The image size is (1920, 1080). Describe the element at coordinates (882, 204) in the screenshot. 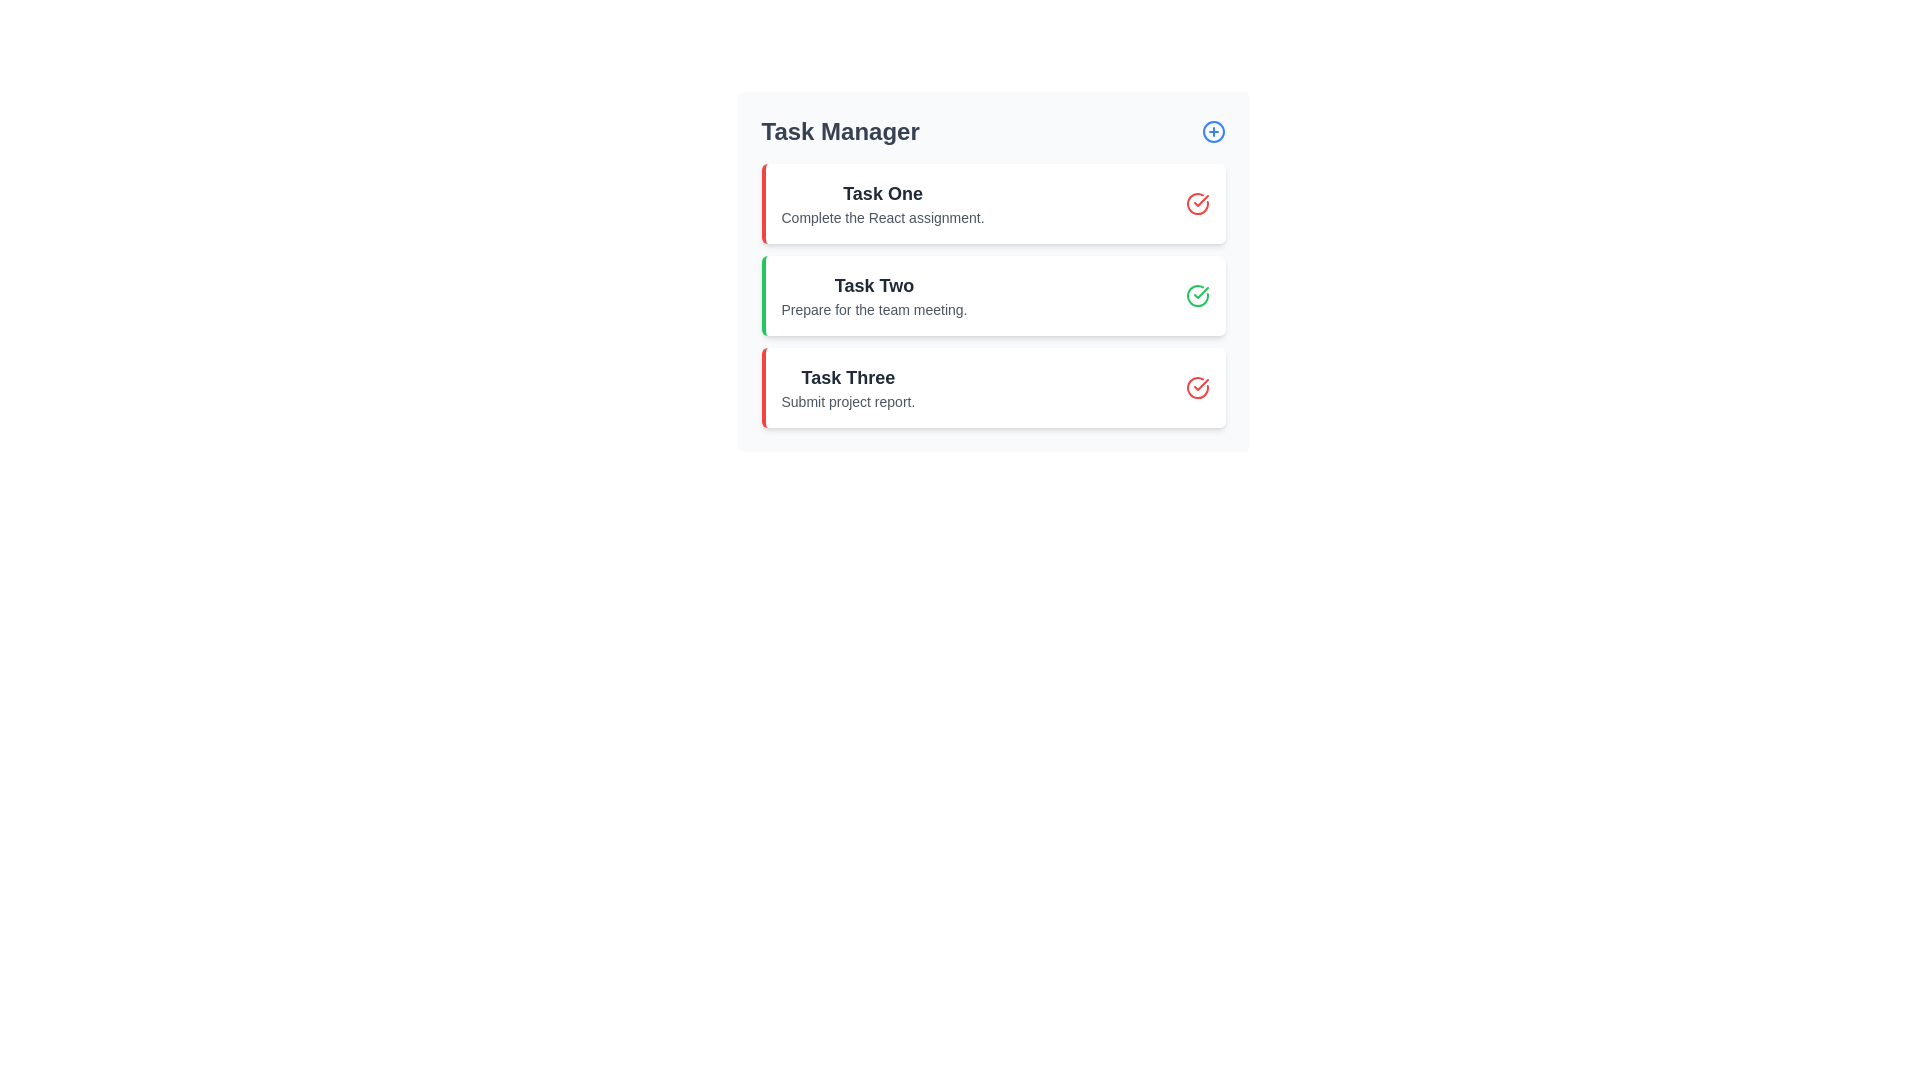

I see `the first task item in the 'Task Manager' list` at that location.